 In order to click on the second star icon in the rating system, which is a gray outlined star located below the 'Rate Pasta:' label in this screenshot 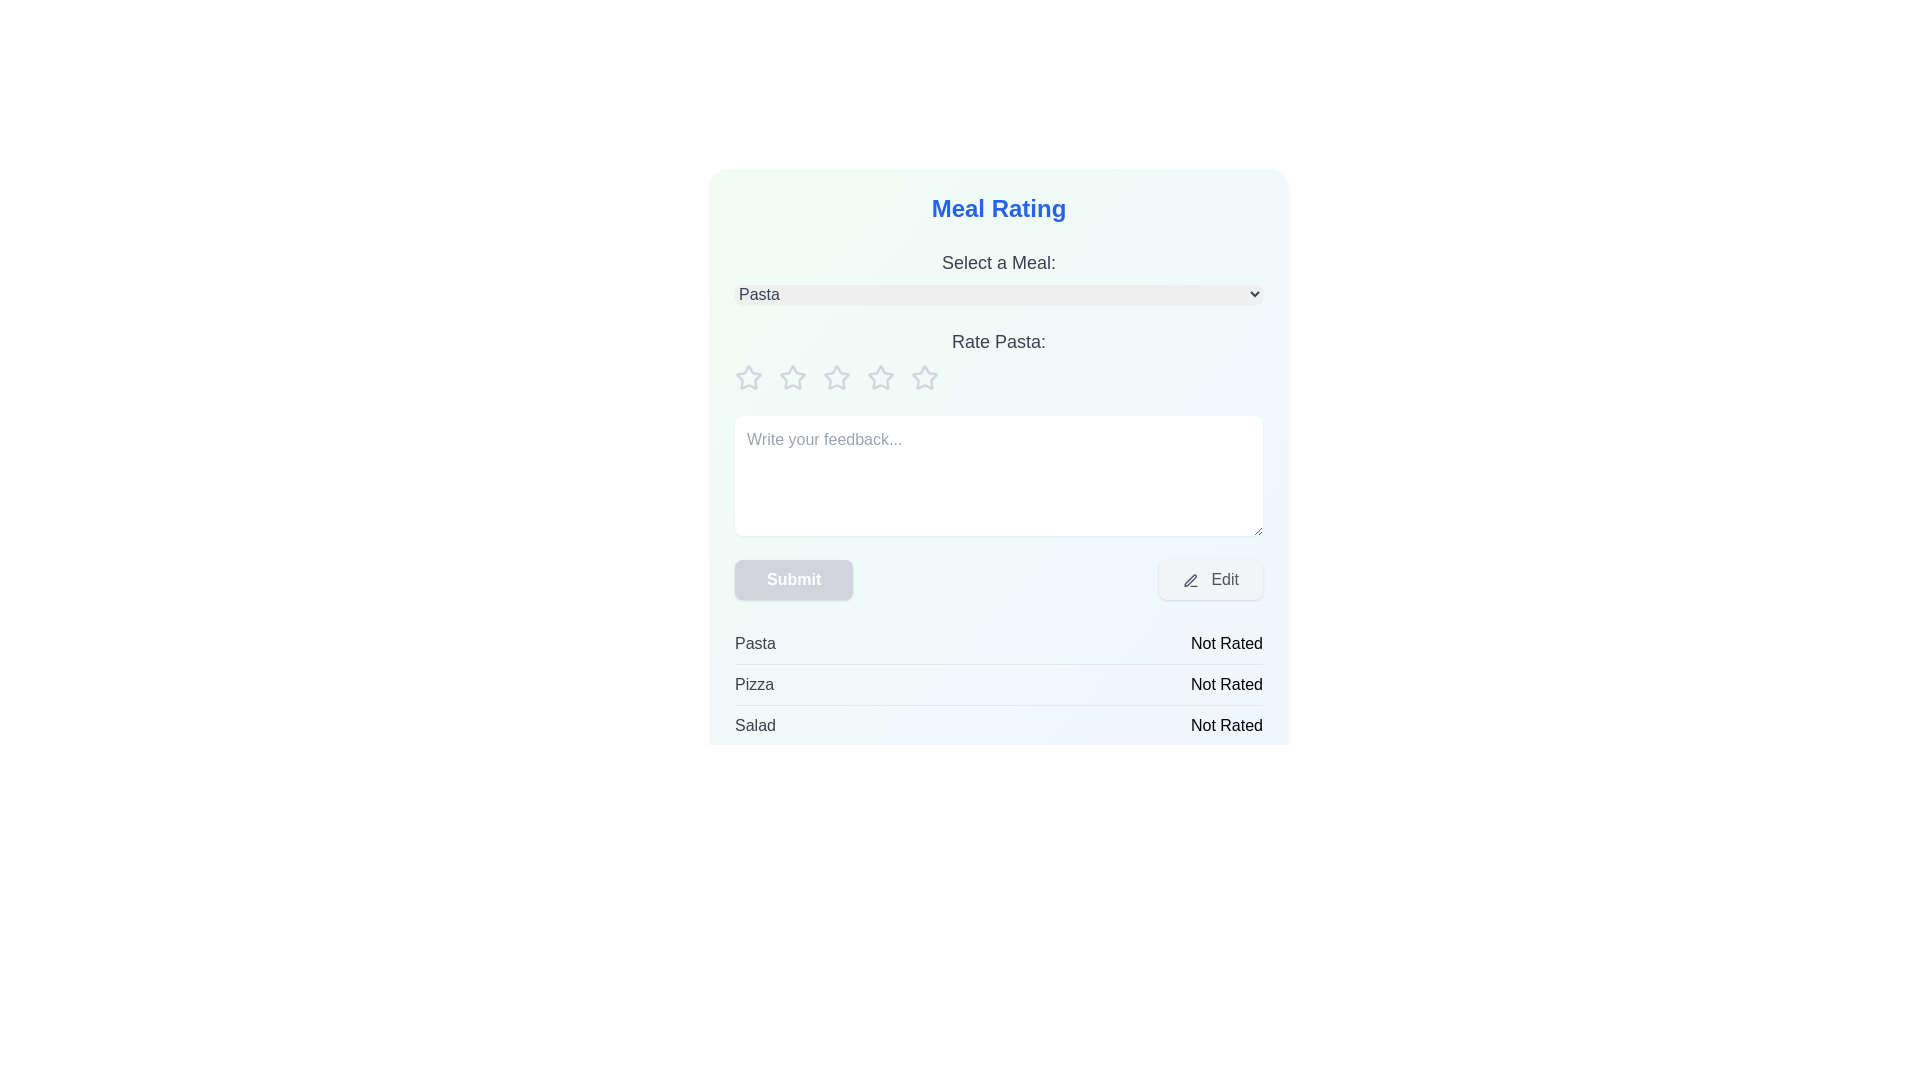, I will do `click(791, 377)`.